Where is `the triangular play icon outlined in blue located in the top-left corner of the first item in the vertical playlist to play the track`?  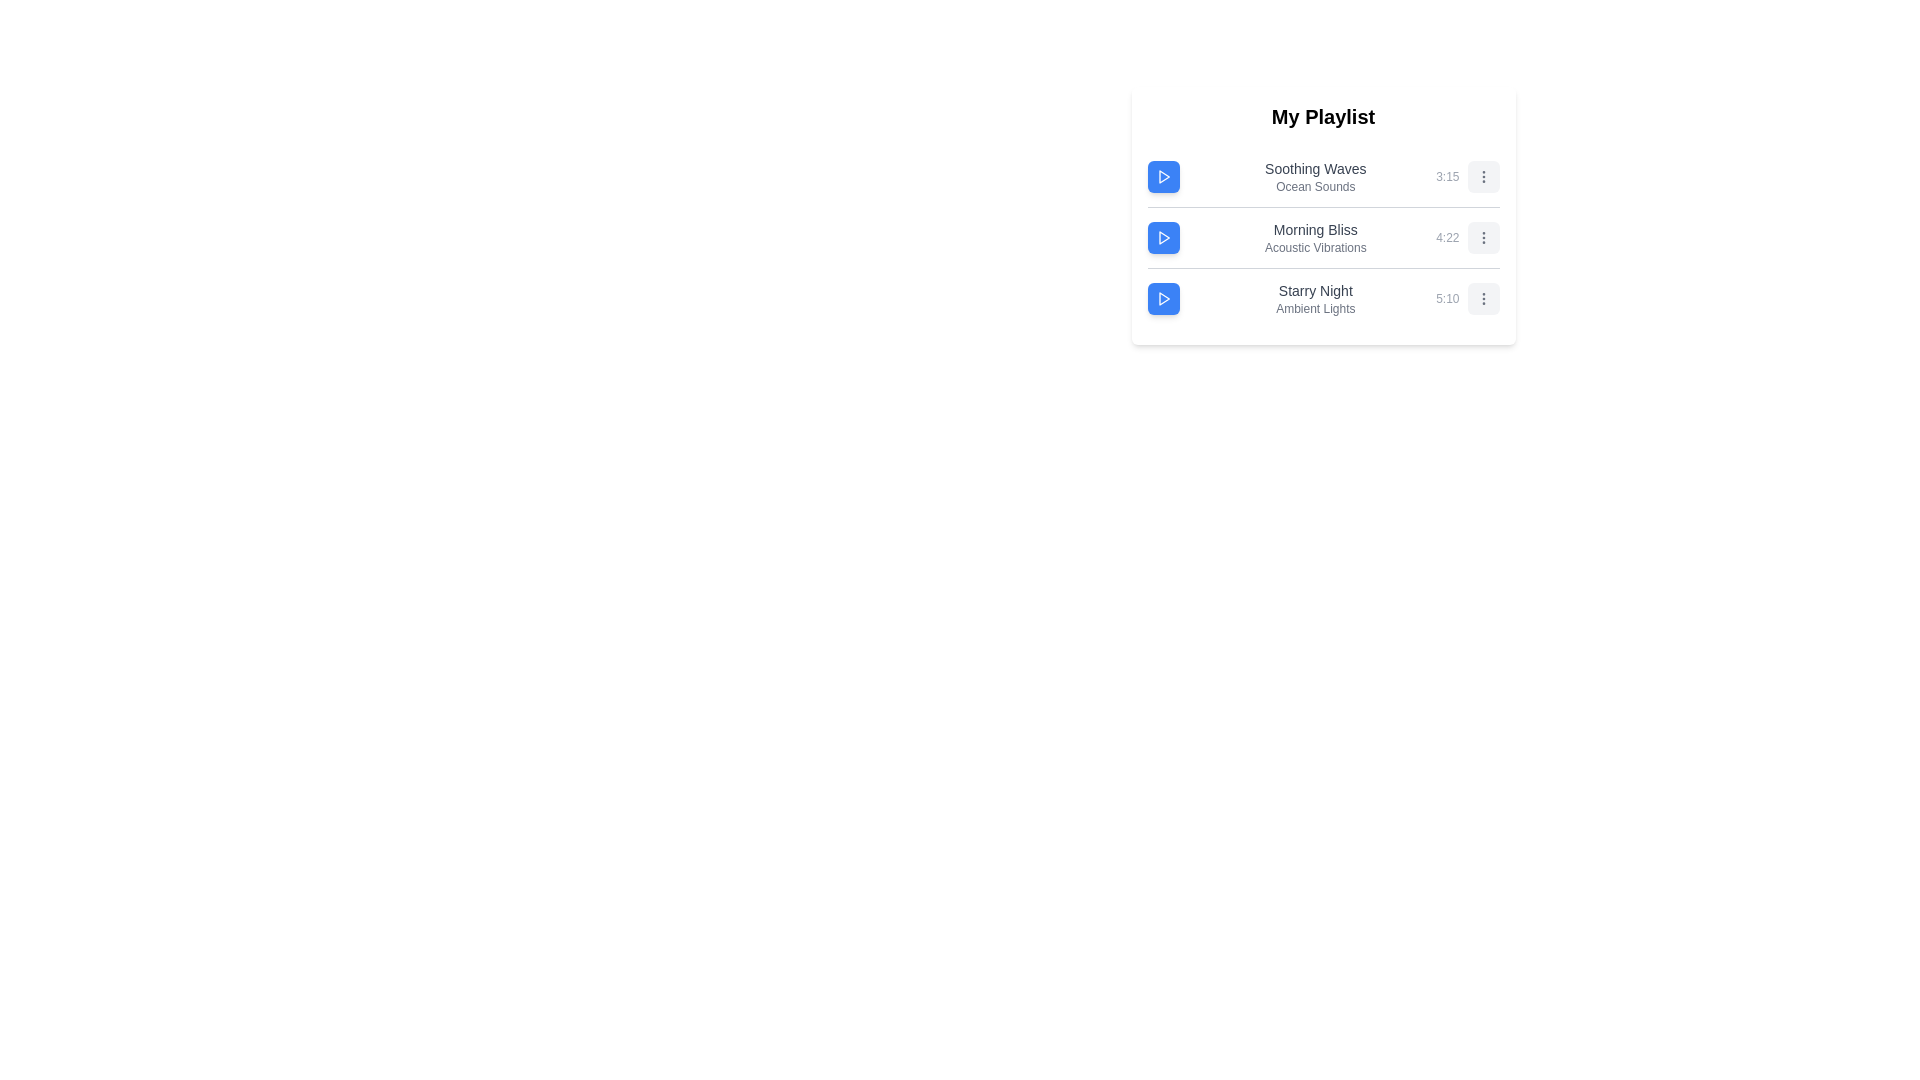 the triangular play icon outlined in blue located in the top-left corner of the first item in the vertical playlist to play the track is located at coordinates (1163, 176).